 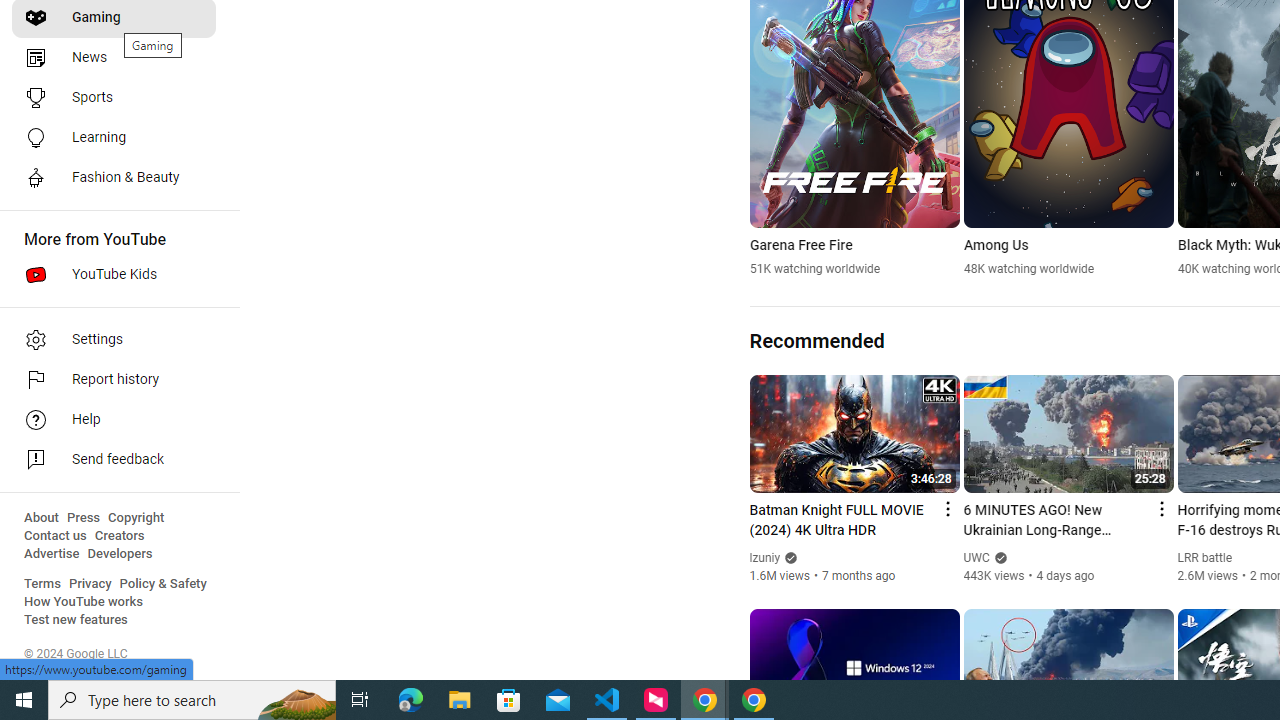 I want to click on 'YouTube Kids', so click(x=112, y=275).